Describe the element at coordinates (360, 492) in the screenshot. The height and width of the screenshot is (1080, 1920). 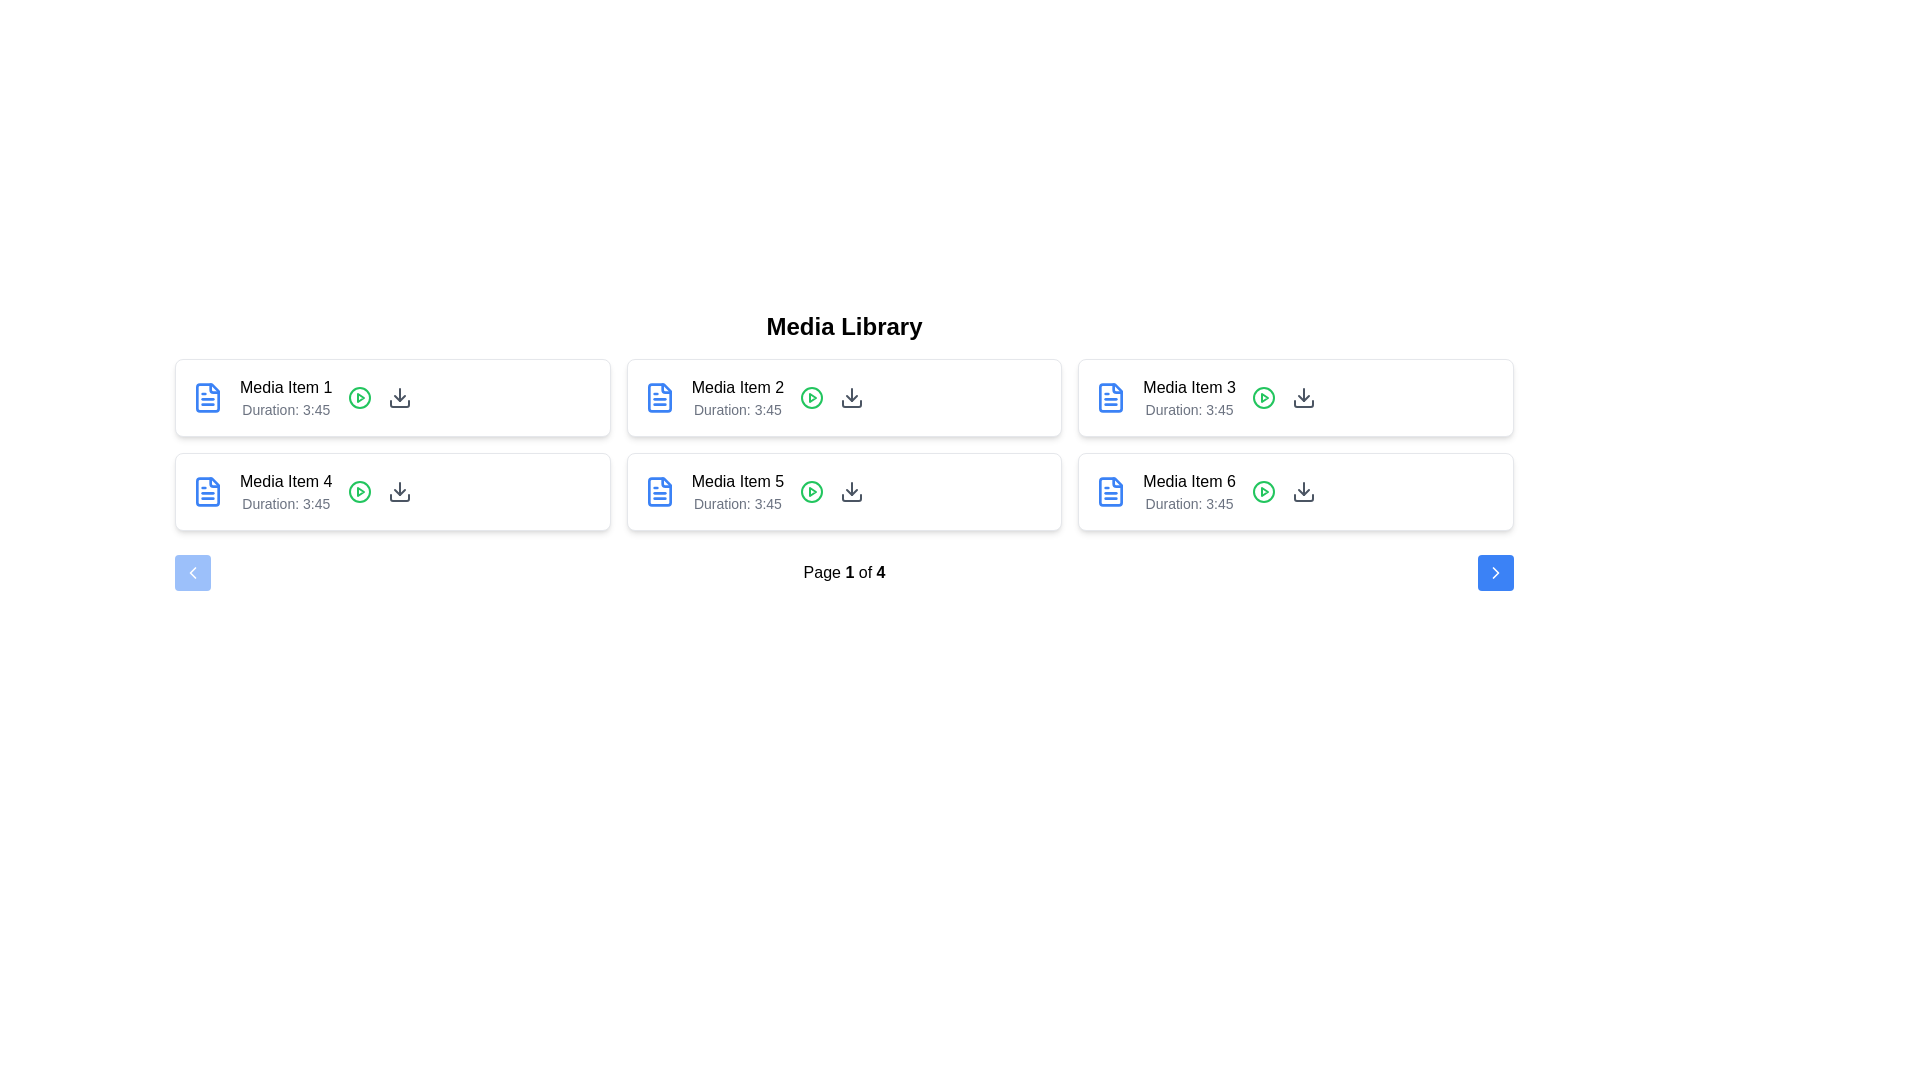
I see `the play button for 'Media Item 4'` at that location.